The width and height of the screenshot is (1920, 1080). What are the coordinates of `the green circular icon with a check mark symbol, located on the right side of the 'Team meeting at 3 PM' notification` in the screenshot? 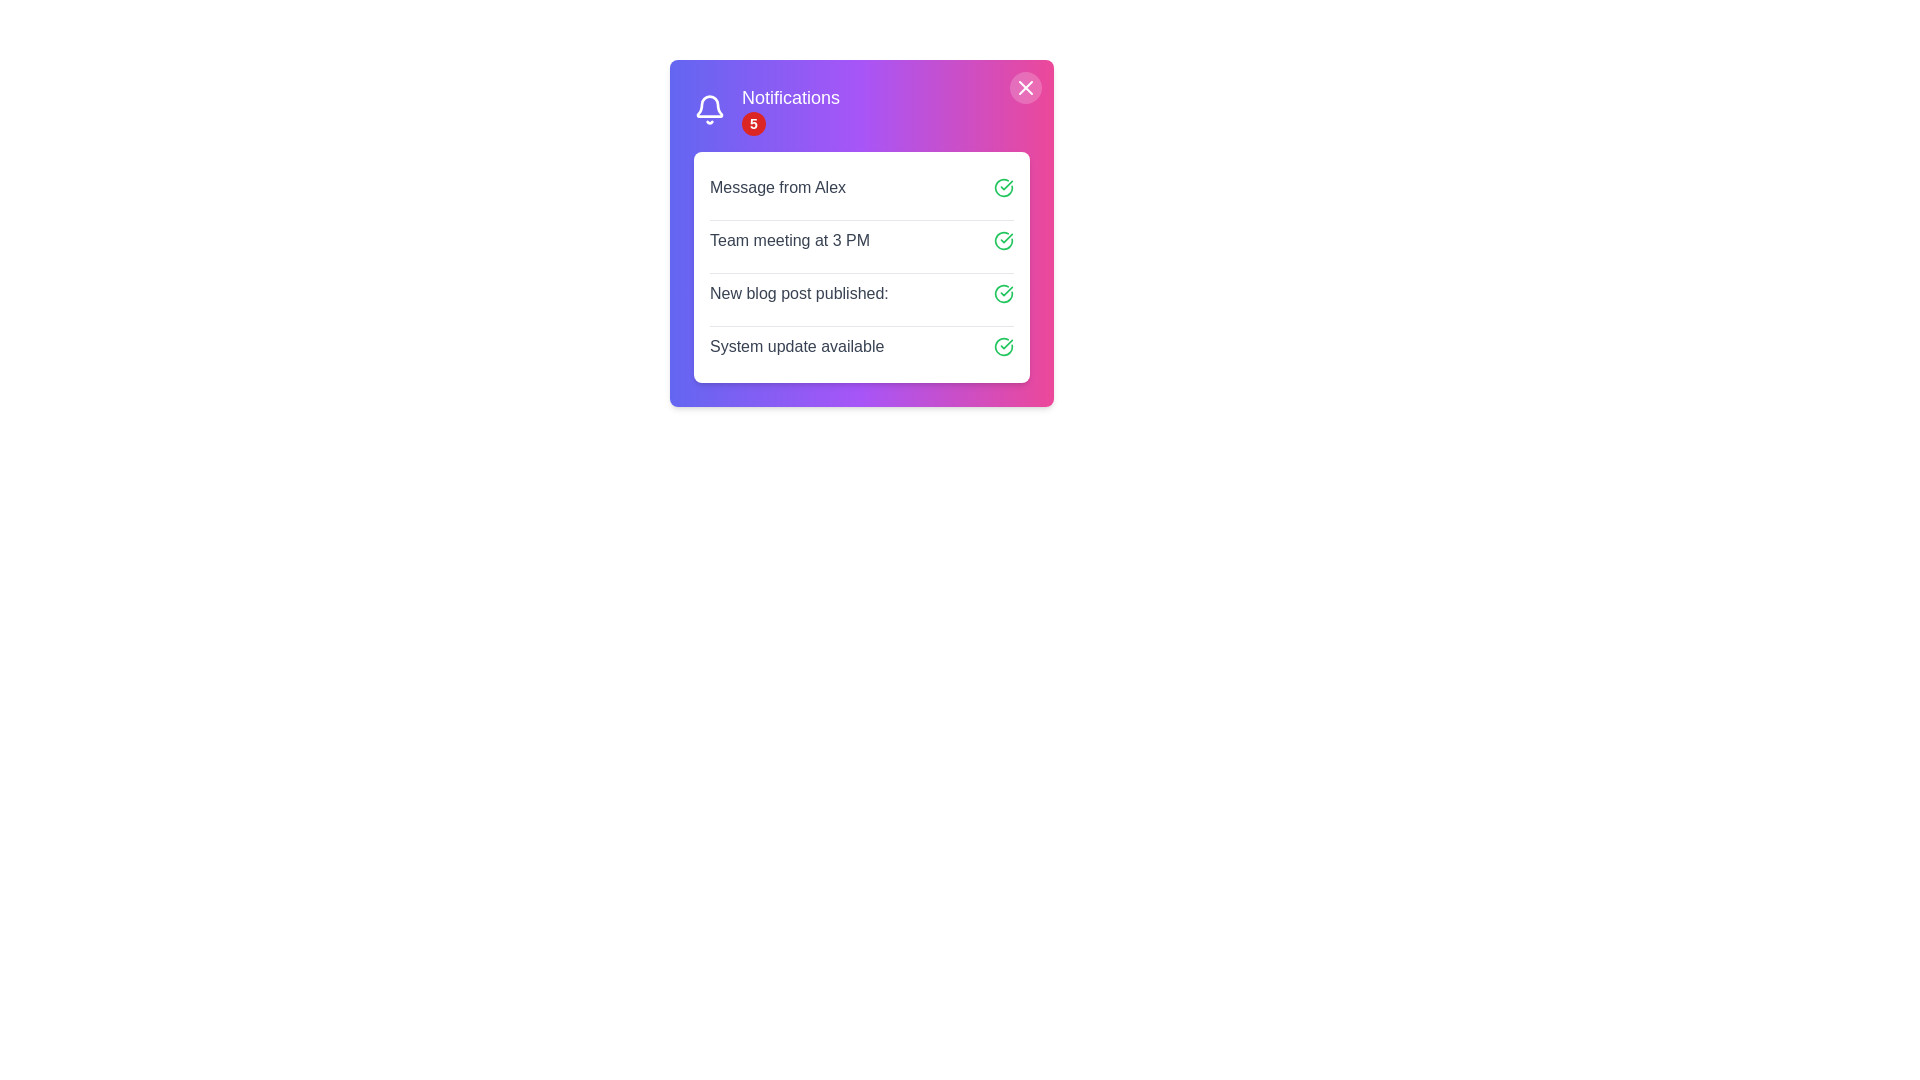 It's located at (1003, 239).